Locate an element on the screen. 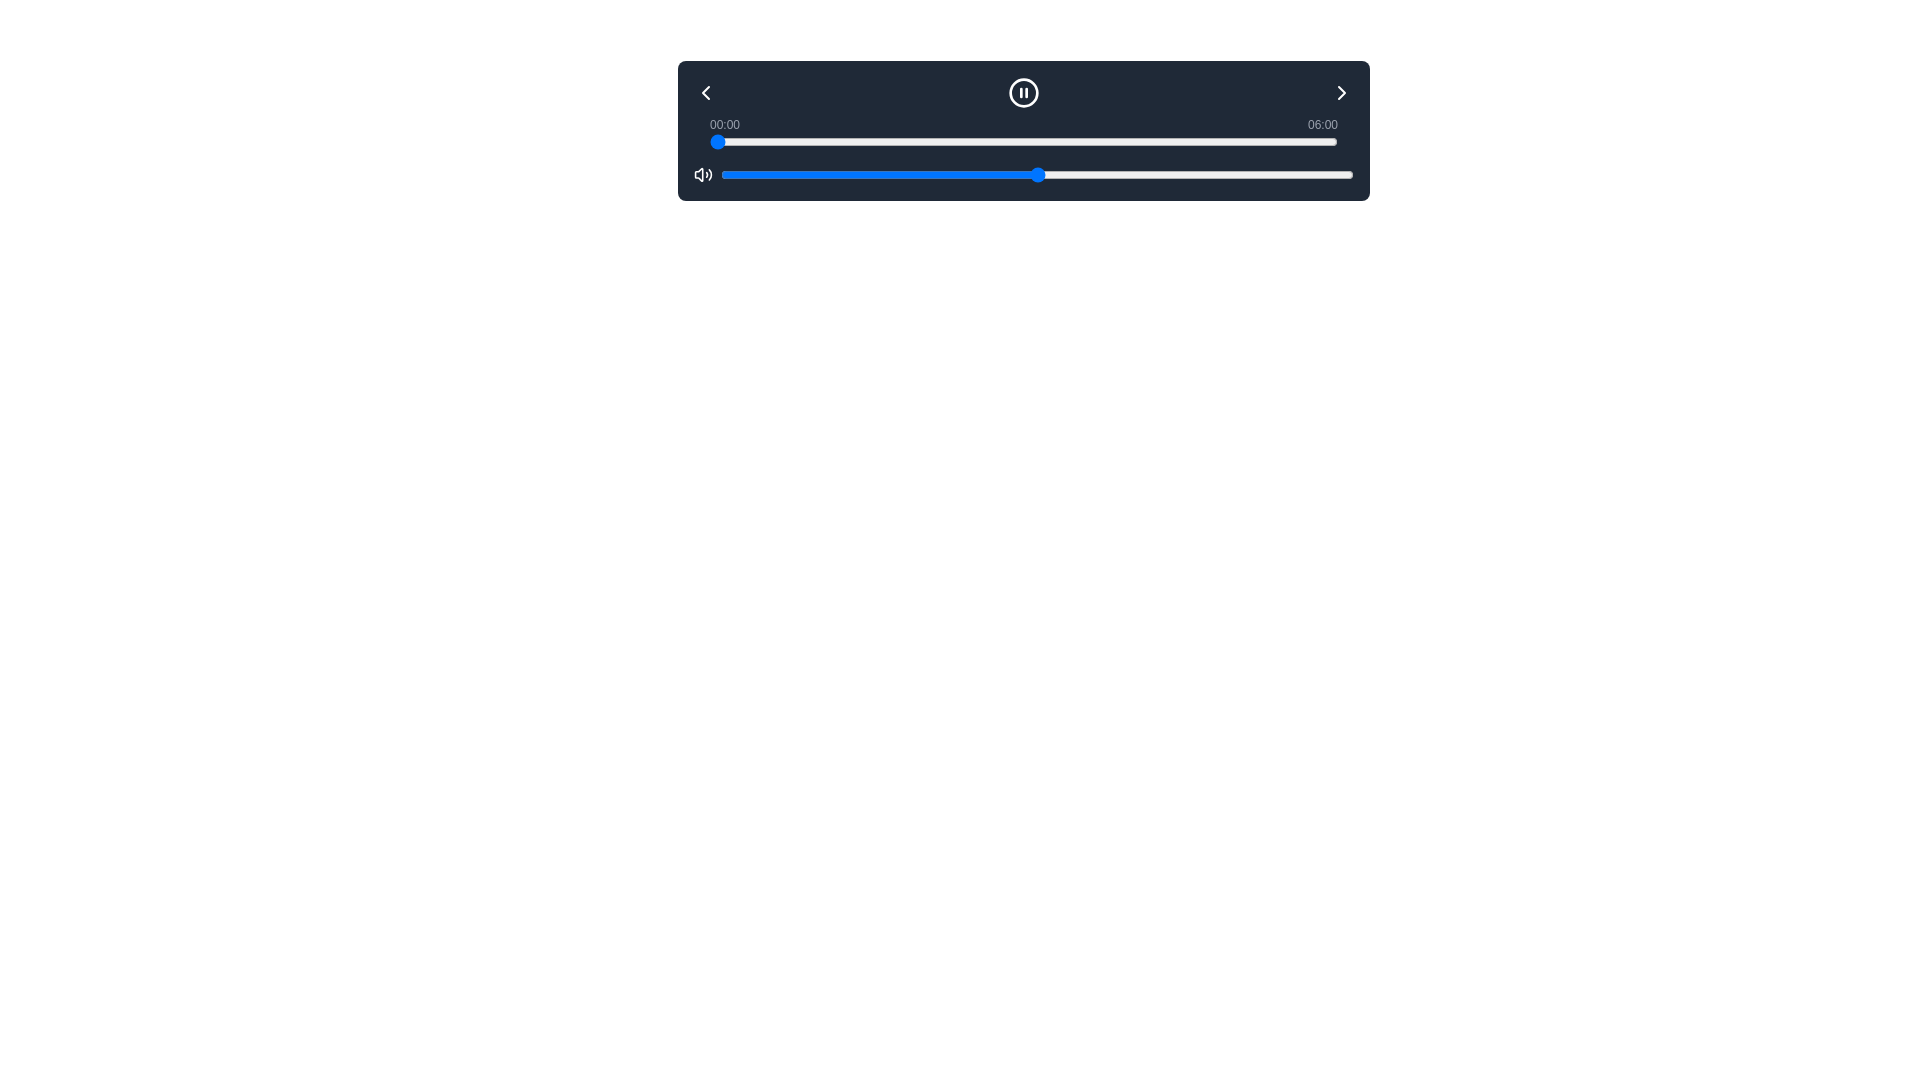 The image size is (1920, 1080). the slider is located at coordinates (716, 141).